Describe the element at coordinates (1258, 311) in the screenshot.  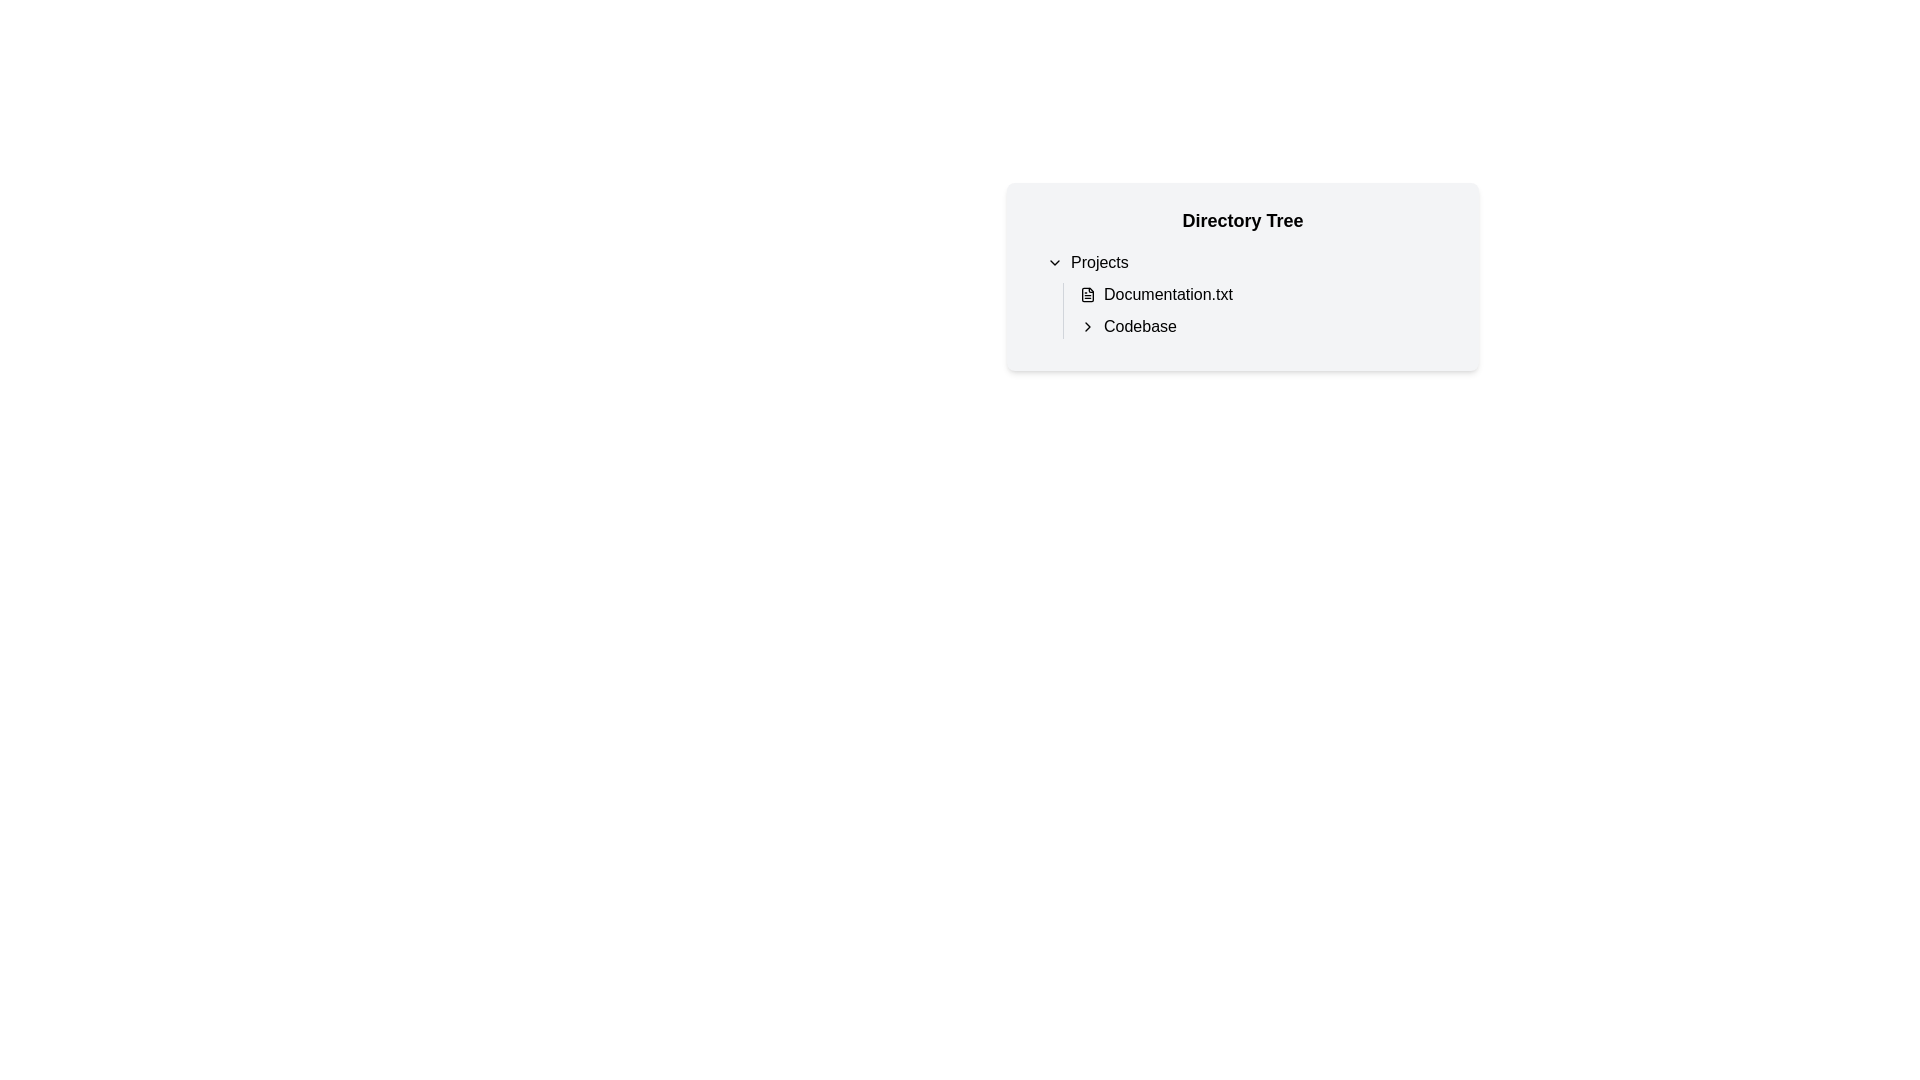
I see `the list item displaying 'Documentation.txt' in the directory tree interface` at that location.